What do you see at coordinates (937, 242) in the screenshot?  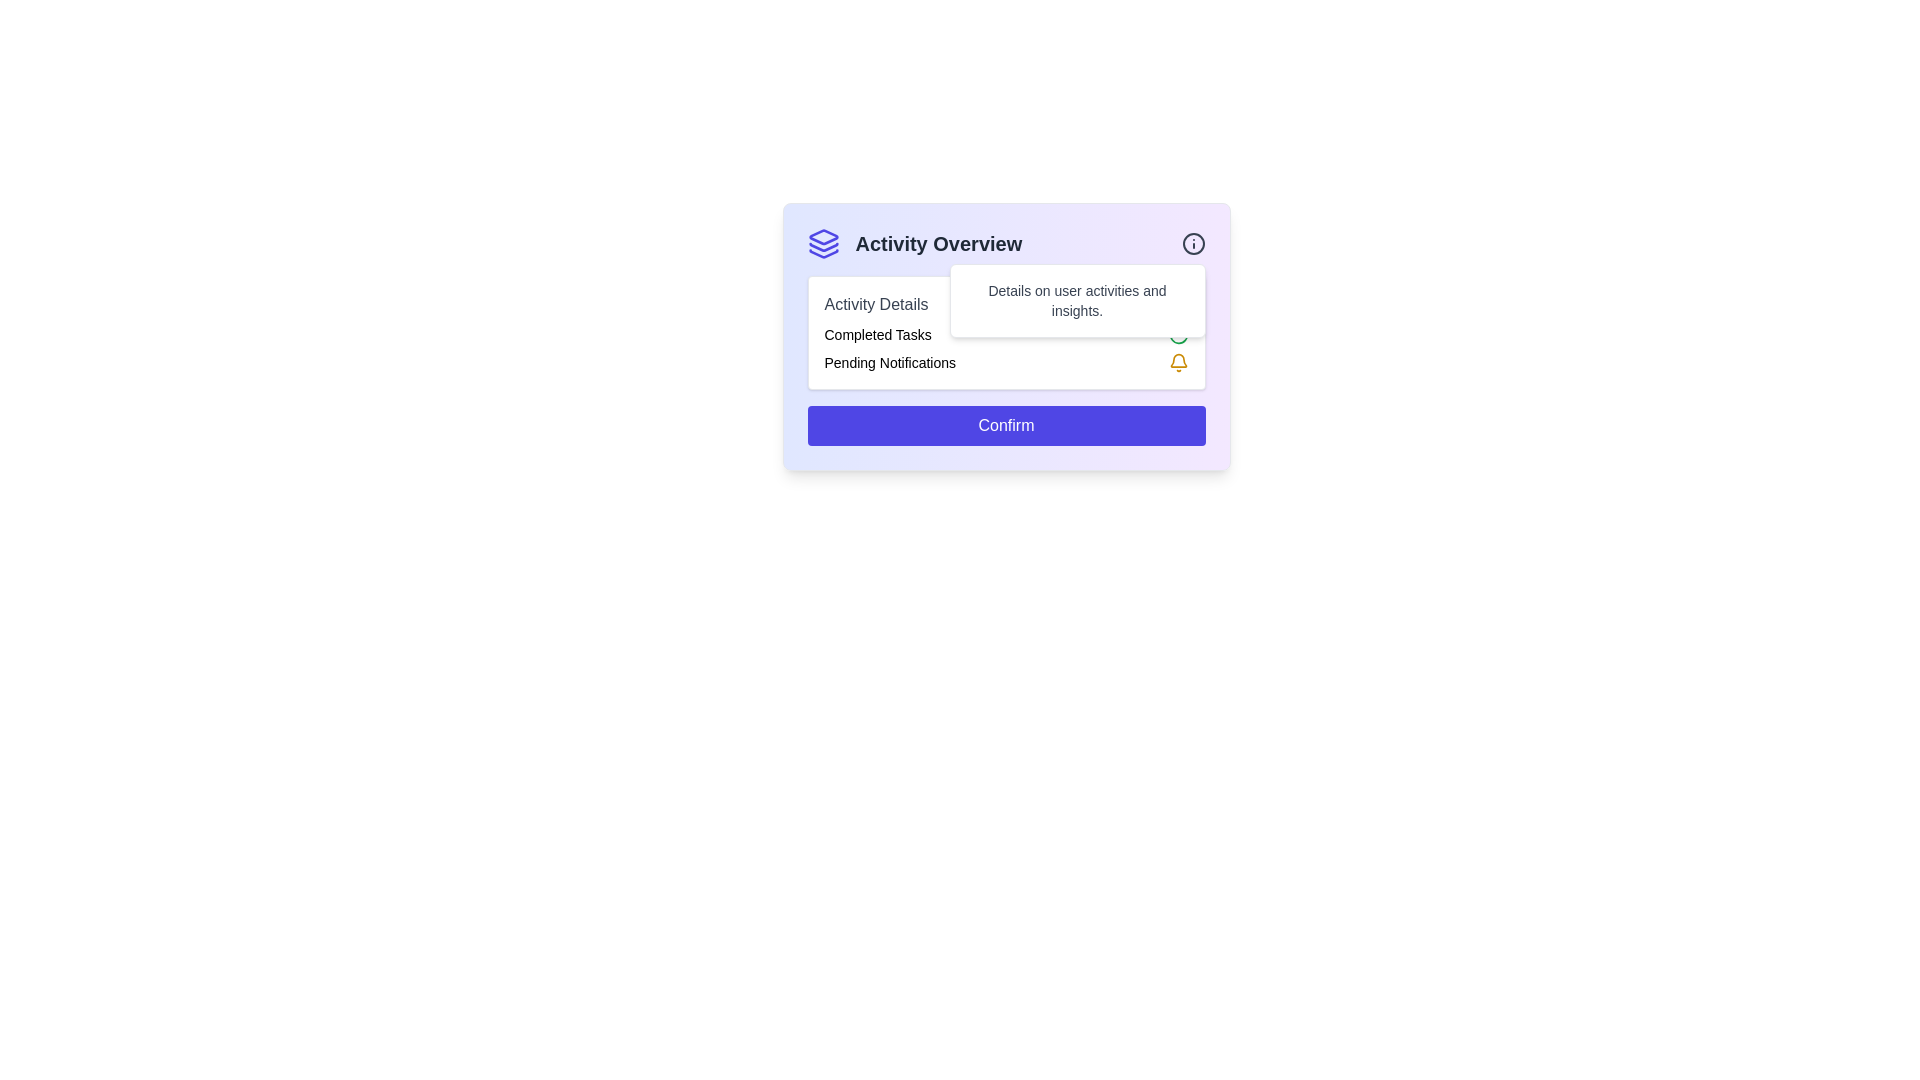 I see `text content of the 'Activity Overview' header label, which is prominently displayed in bold, large font within a card interface` at bounding box center [937, 242].